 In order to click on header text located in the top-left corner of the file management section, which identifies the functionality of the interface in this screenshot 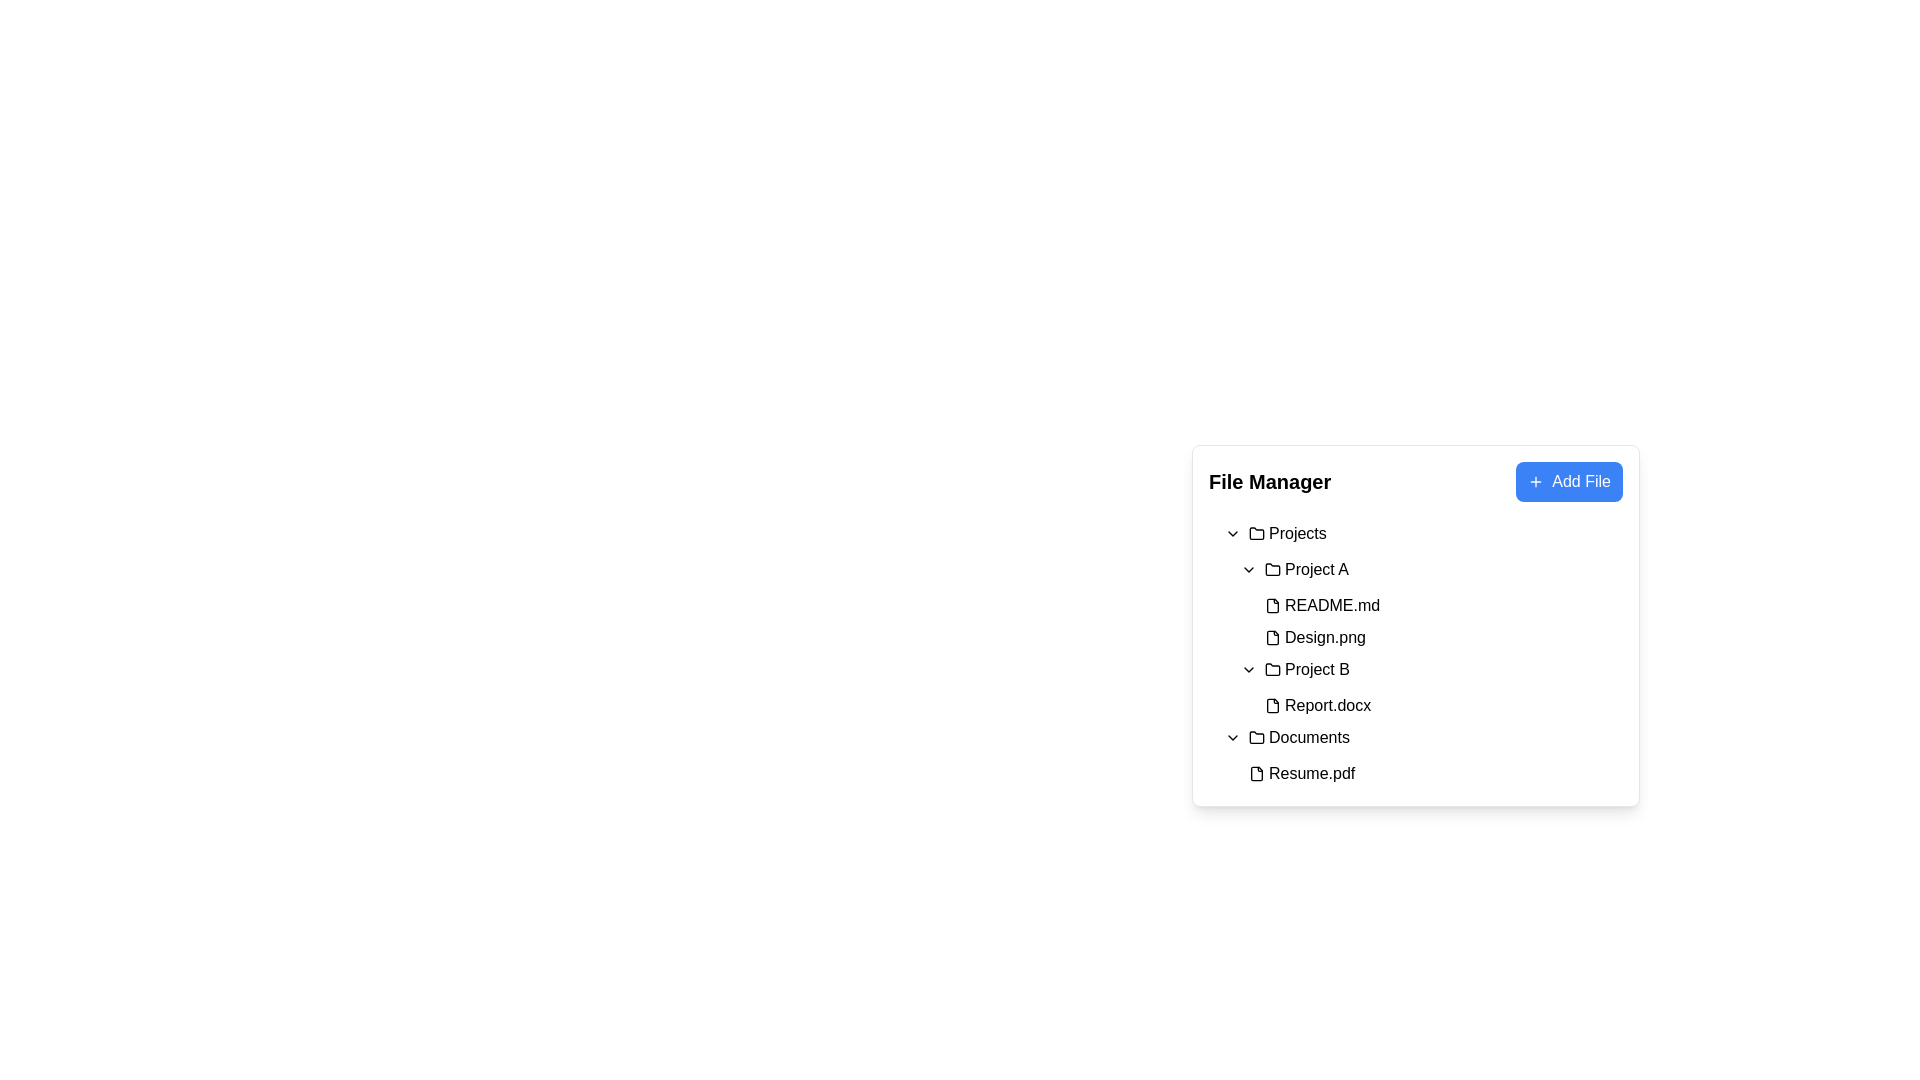, I will do `click(1269, 482)`.